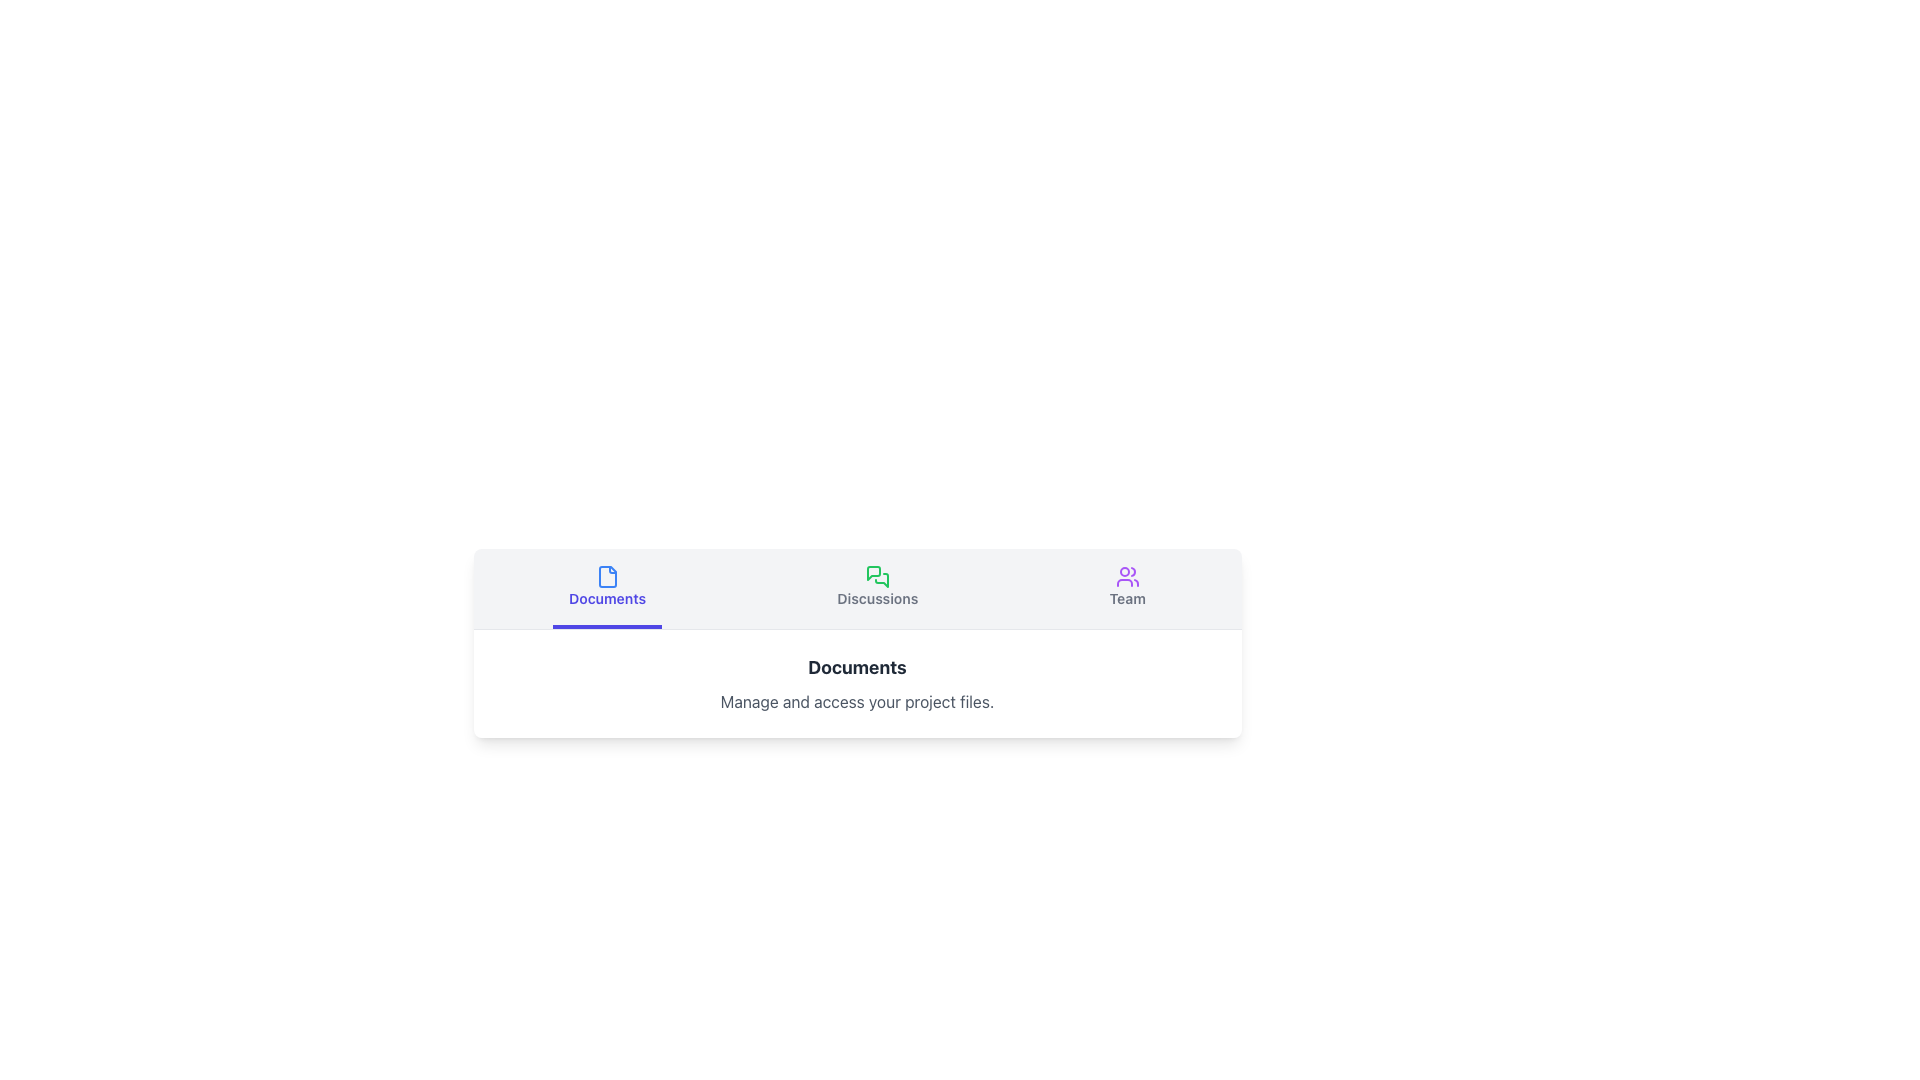  Describe the element at coordinates (606, 587) in the screenshot. I see `the navigational button on the leftmost side of the navigation bar` at that location.